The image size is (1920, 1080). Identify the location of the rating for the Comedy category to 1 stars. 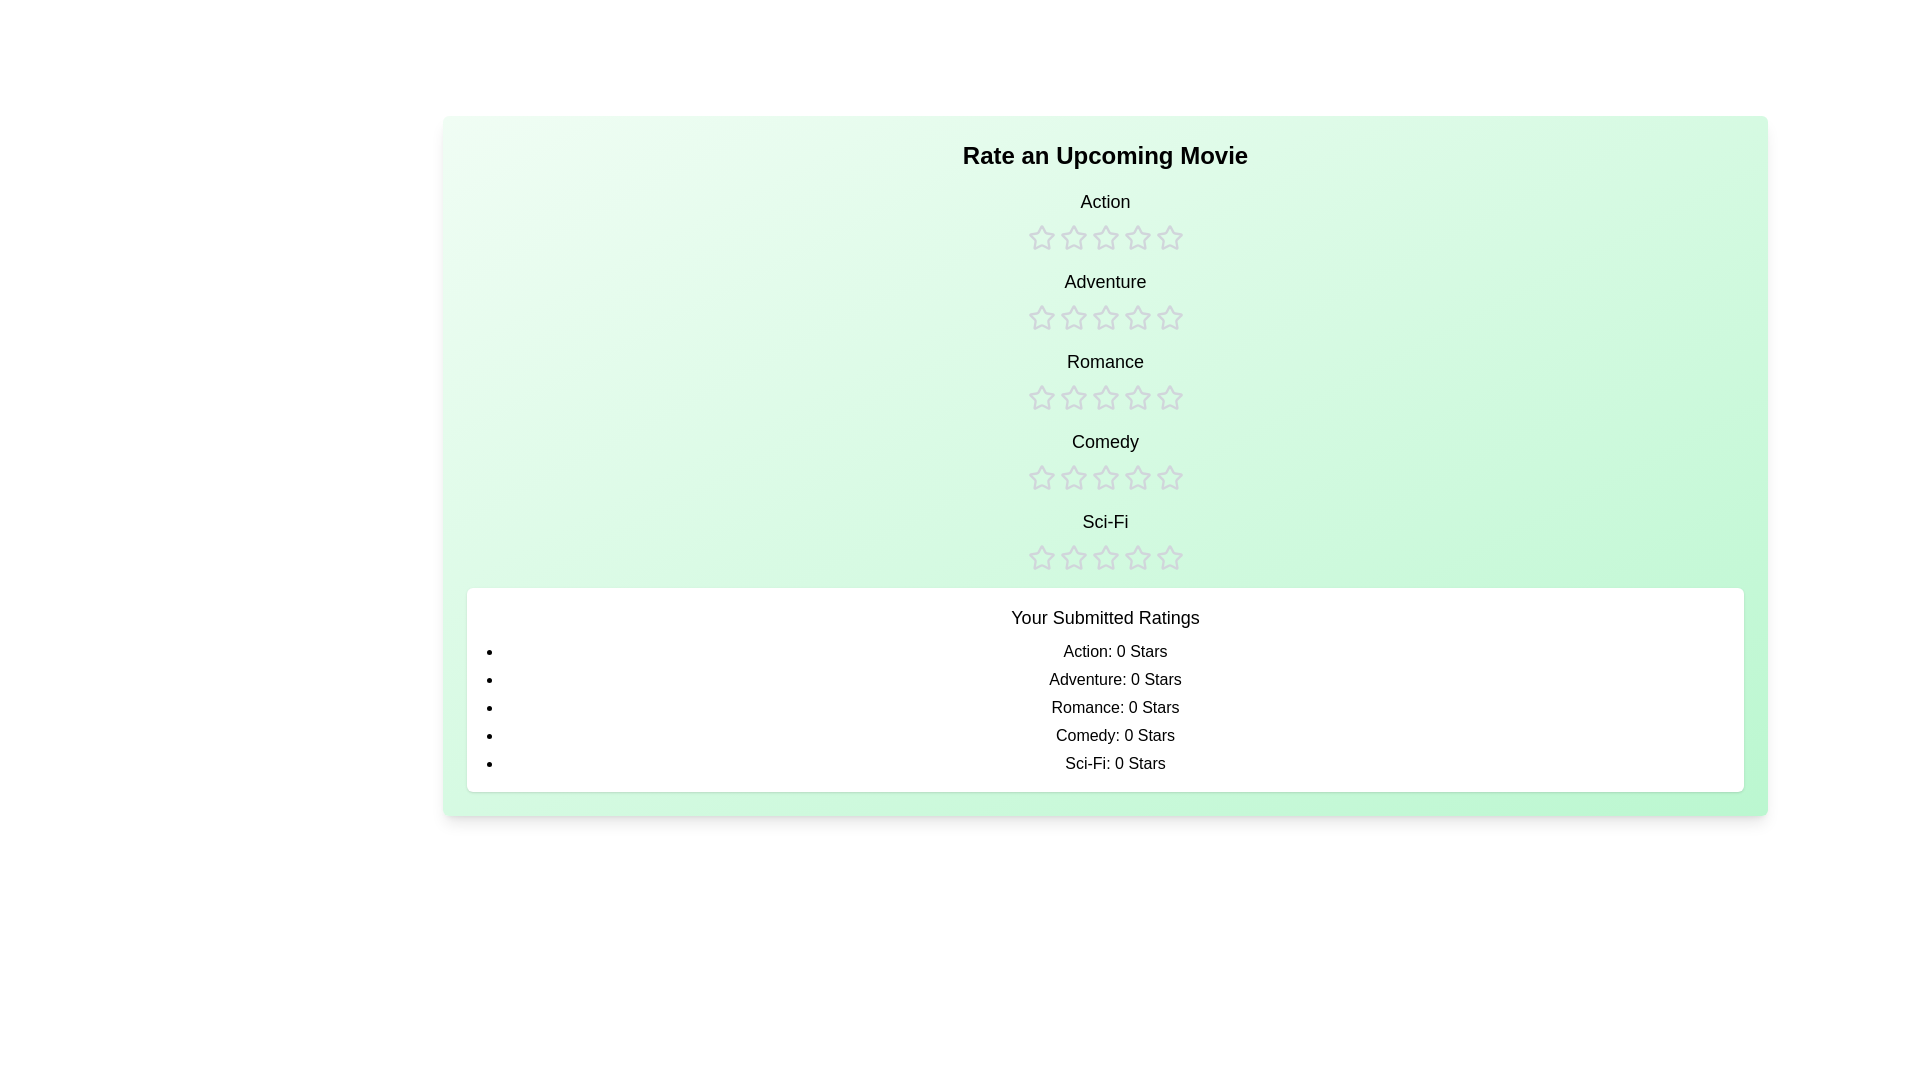
(1040, 459).